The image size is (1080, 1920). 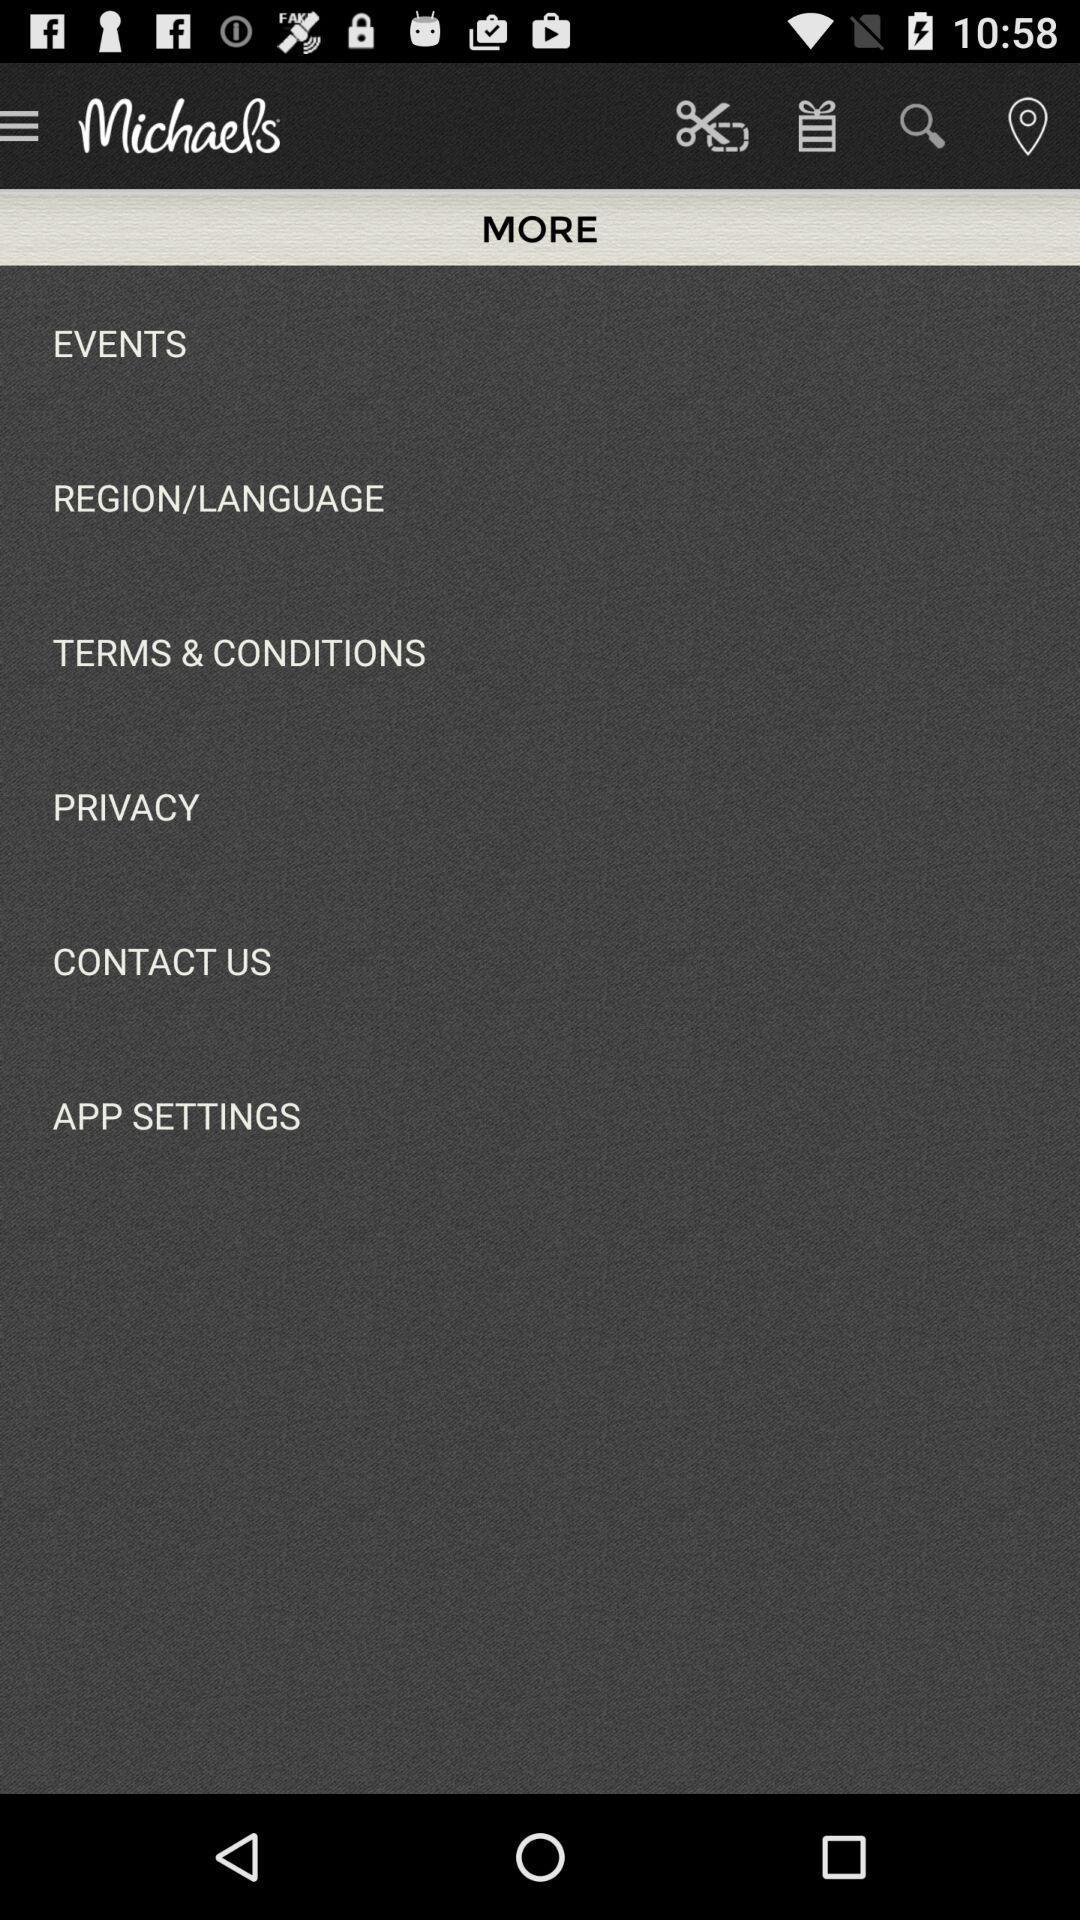 What do you see at coordinates (119, 342) in the screenshot?
I see `events app` at bounding box center [119, 342].